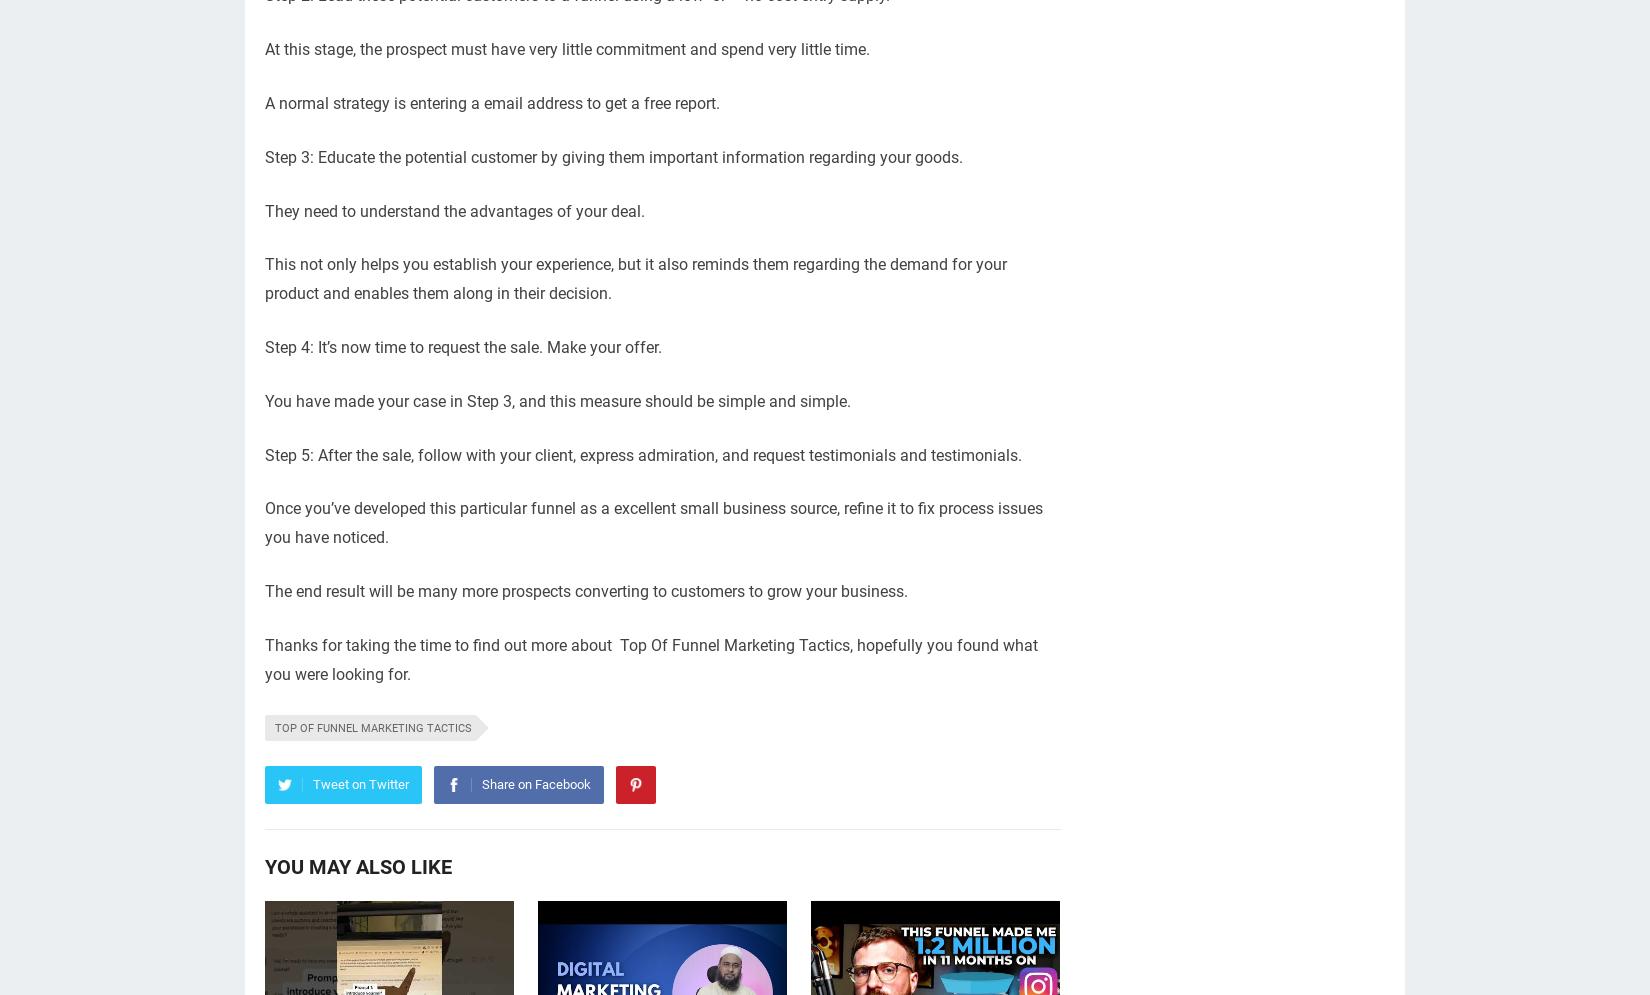  What do you see at coordinates (361, 784) in the screenshot?
I see `'Tweet on Twitter'` at bounding box center [361, 784].